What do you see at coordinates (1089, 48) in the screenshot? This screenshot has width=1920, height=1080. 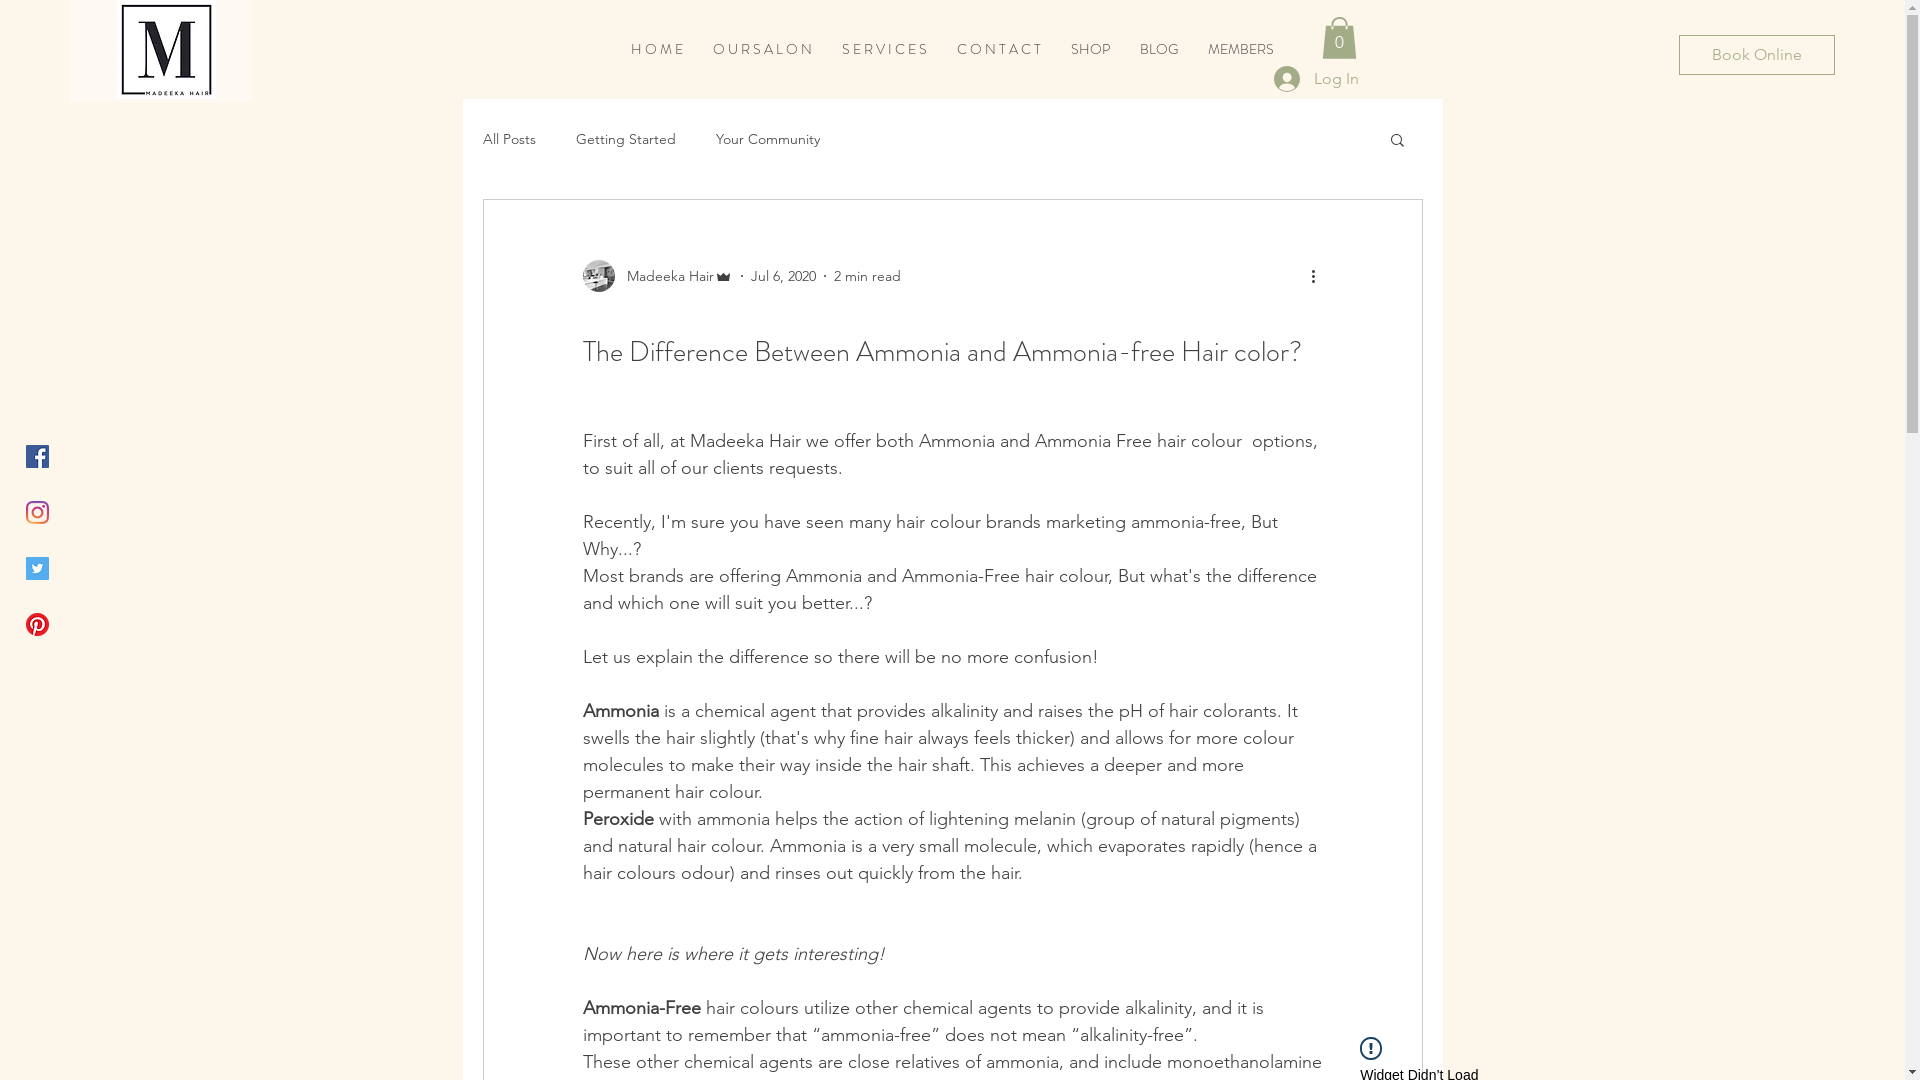 I see `'SHOP'` at bounding box center [1089, 48].